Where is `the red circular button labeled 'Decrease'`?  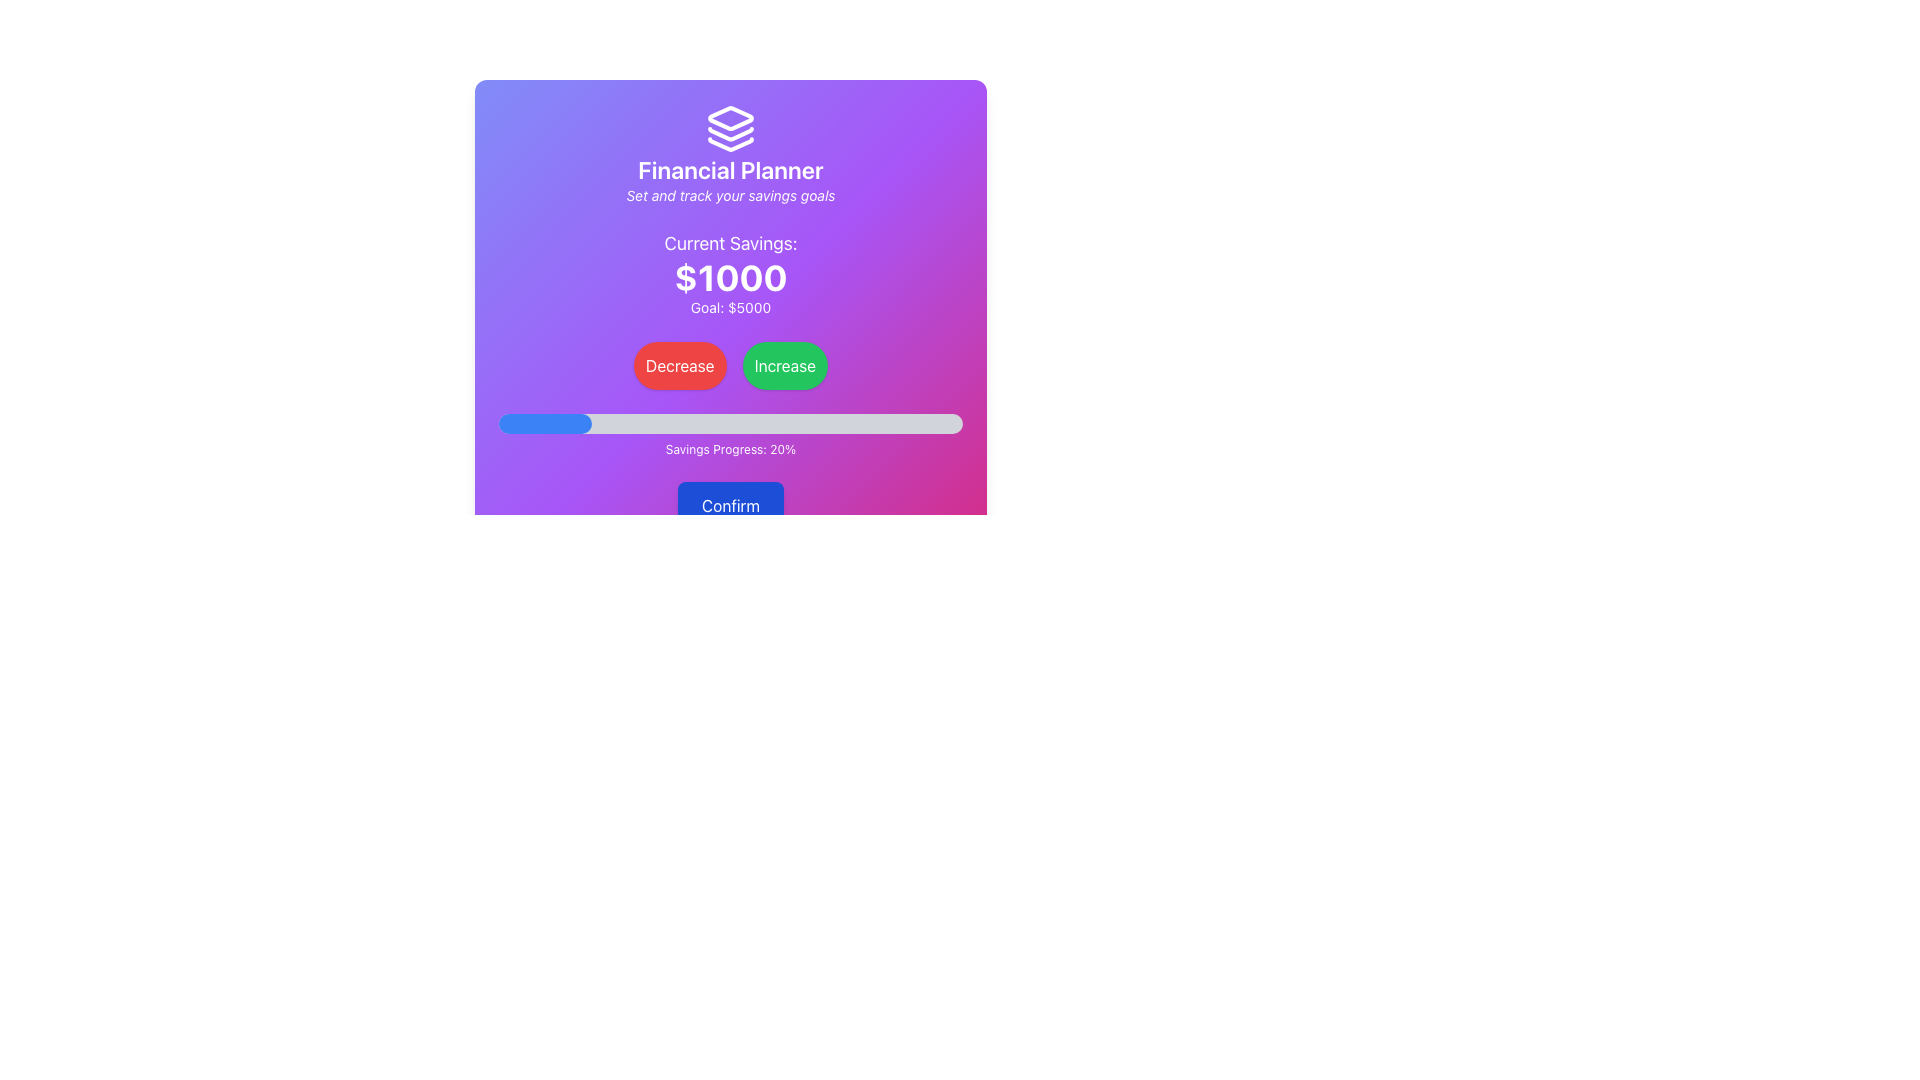 the red circular button labeled 'Decrease' is located at coordinates (680, 366).